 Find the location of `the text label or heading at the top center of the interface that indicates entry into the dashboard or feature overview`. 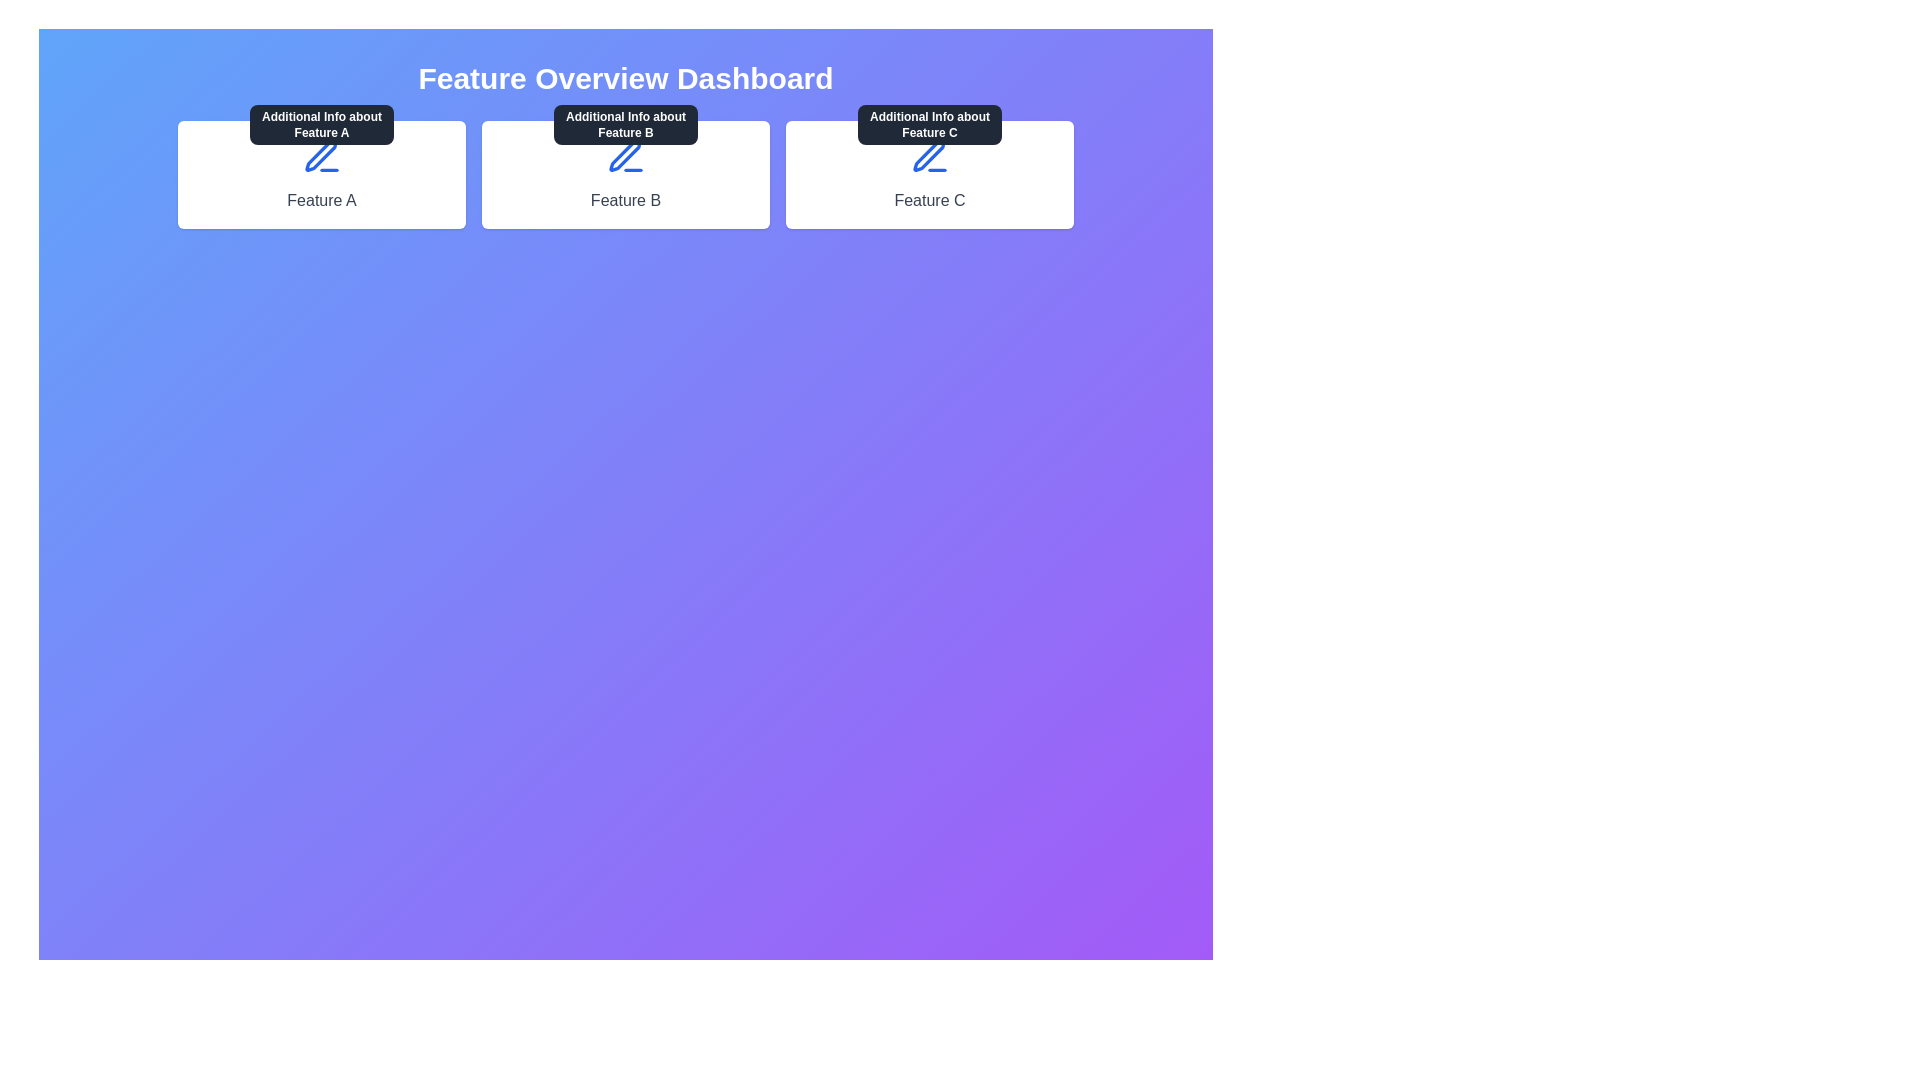

the text label or heading at the top center of the interface that indicates entry into the dashboard or feature overview is located at coordinates (624, 77).